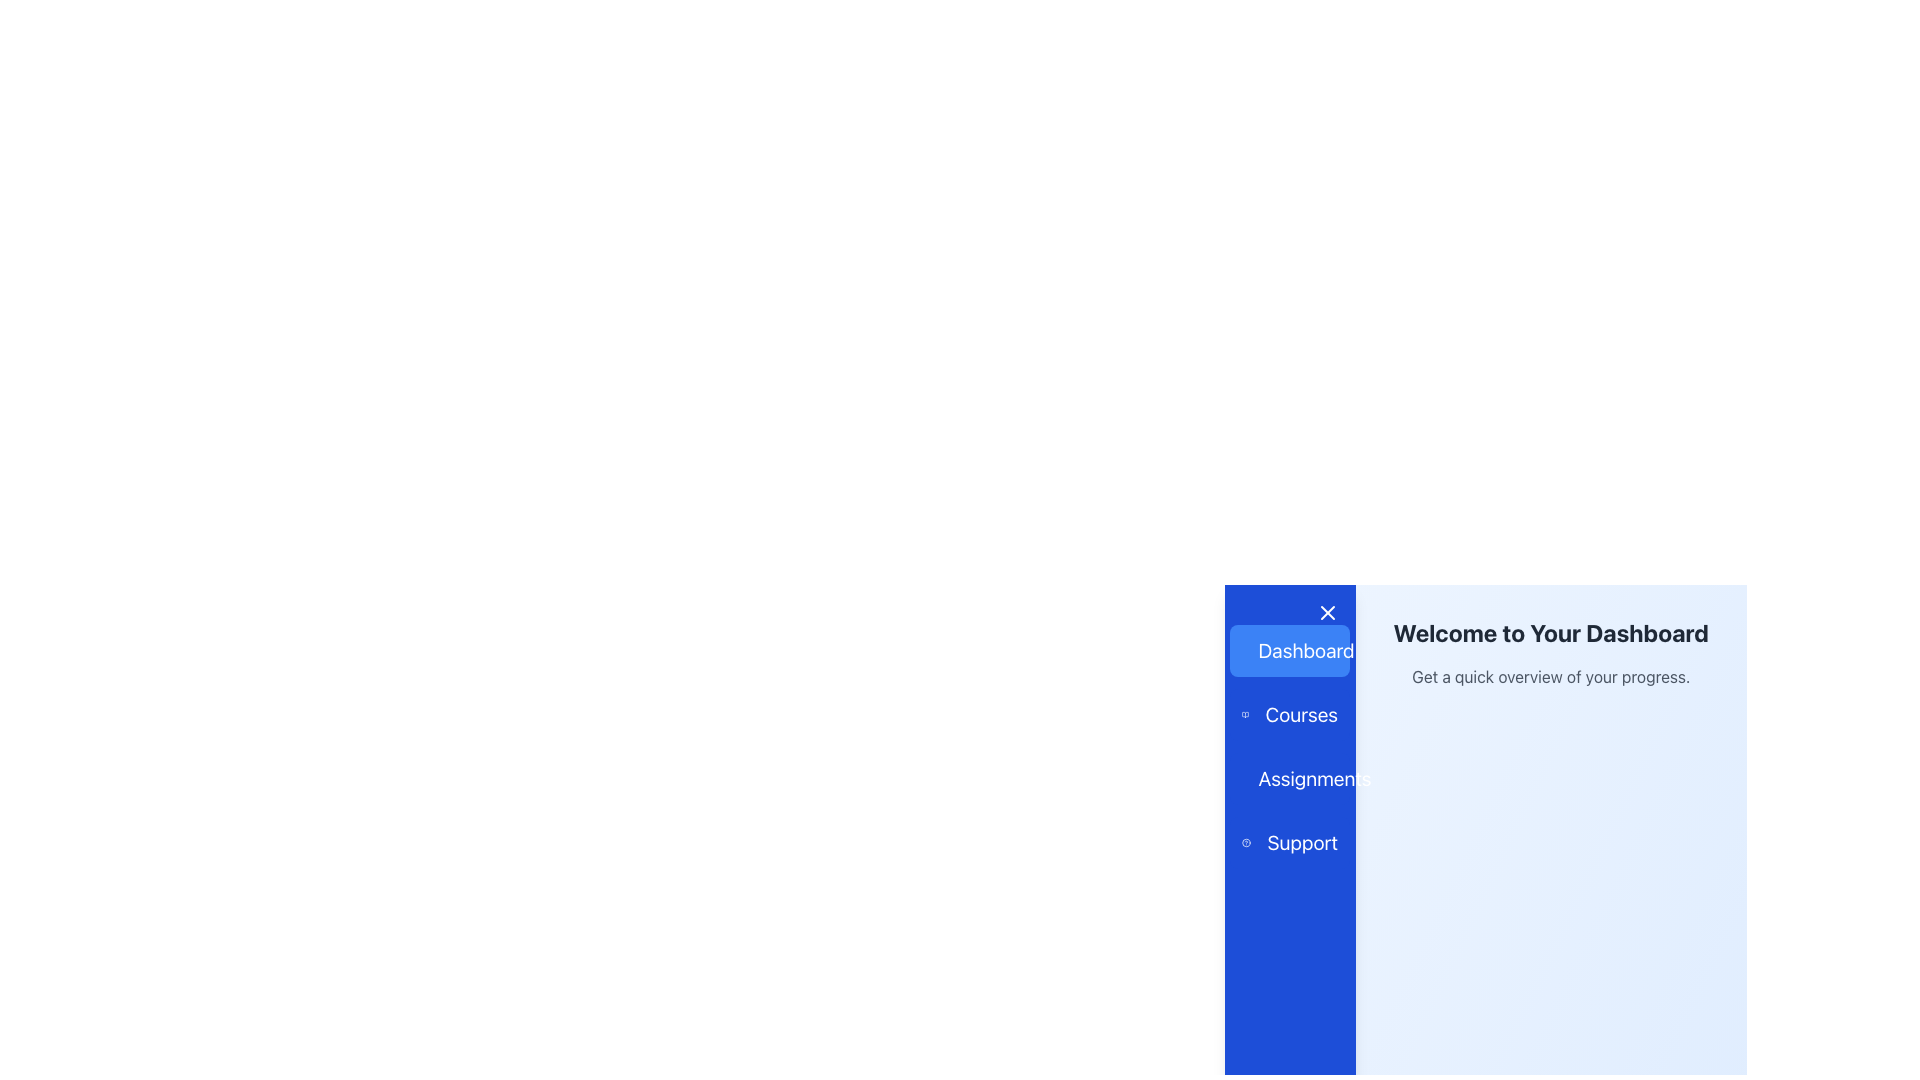  What do you see at coordinates (1305, 651) in the screenshot?
I see `the 'Dashboard' text label located in the blue navigation menu on the left side of the interface` at bounding box center [1305, 651].